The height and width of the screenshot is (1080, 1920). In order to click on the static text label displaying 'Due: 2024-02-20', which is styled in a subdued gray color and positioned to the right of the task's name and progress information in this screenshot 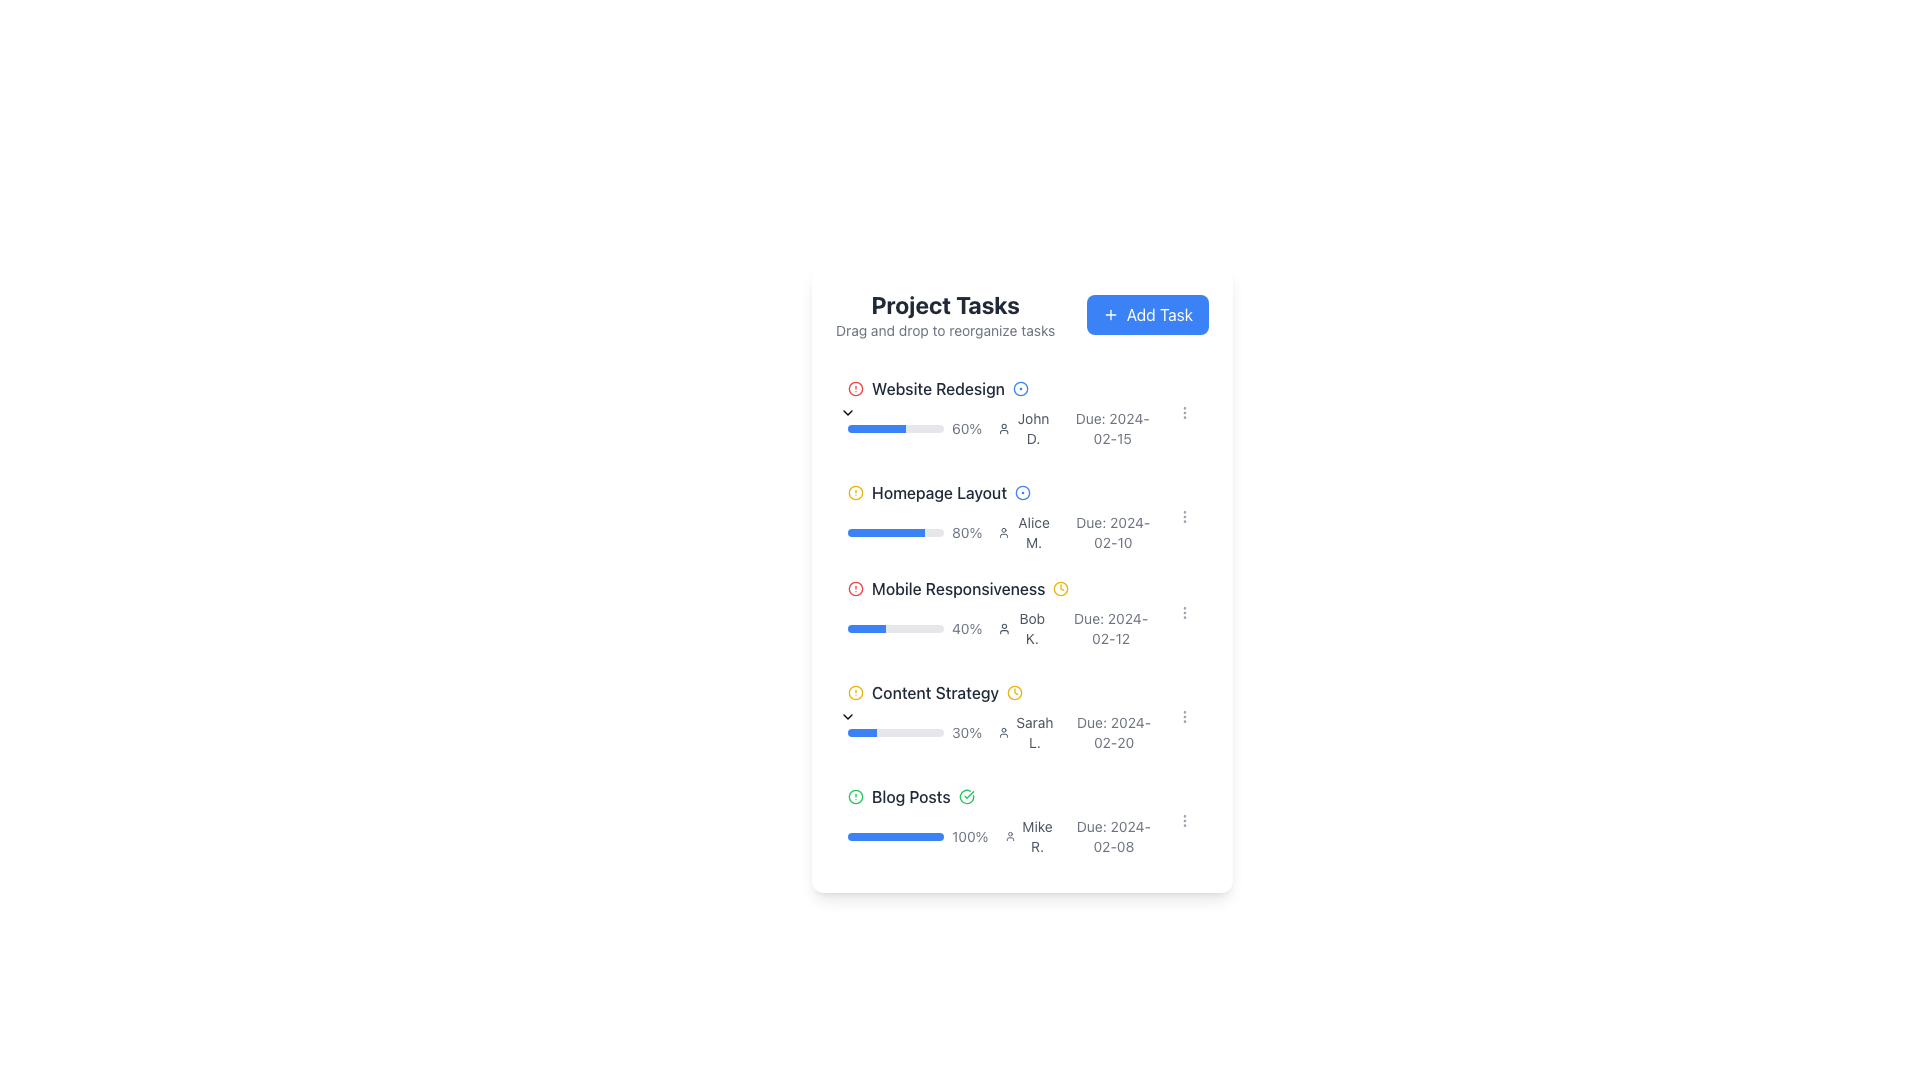, I will do `click(1113, 732)`.